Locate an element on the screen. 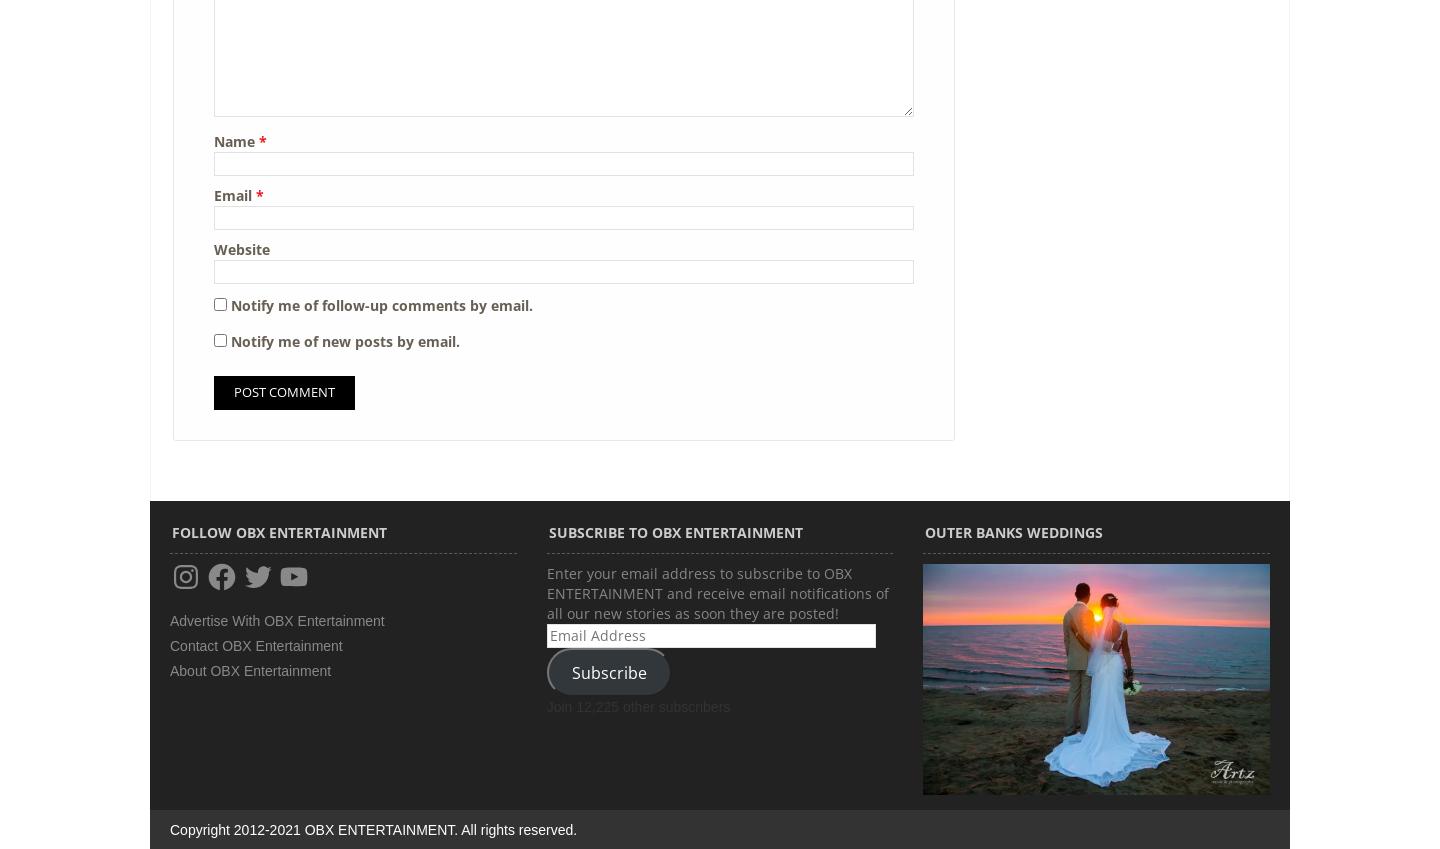 The width and height of the screenshot is (1440, 849). 'Outer Banks WEDDINGS' is located at coordinates (925, 532).